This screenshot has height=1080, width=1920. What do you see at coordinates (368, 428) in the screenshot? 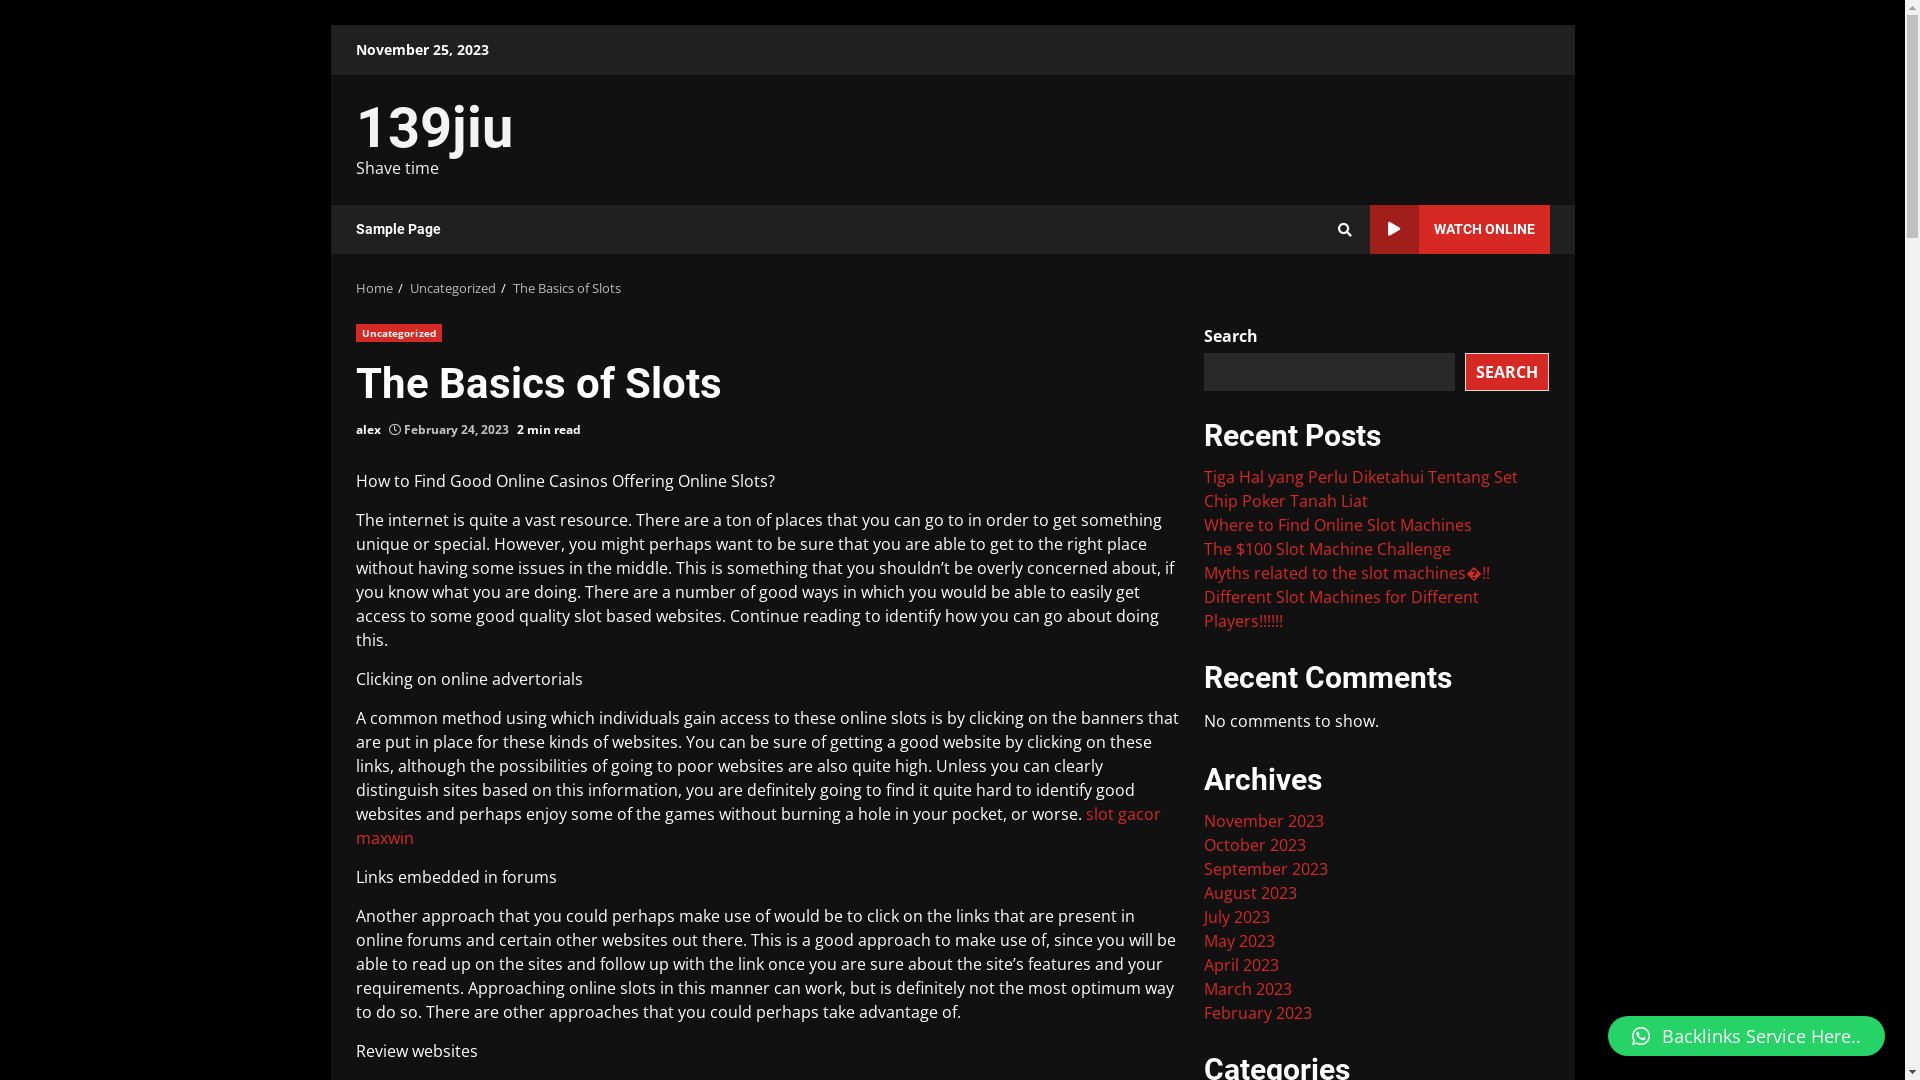
I see `'alex'` at bounding box center [368, 428].